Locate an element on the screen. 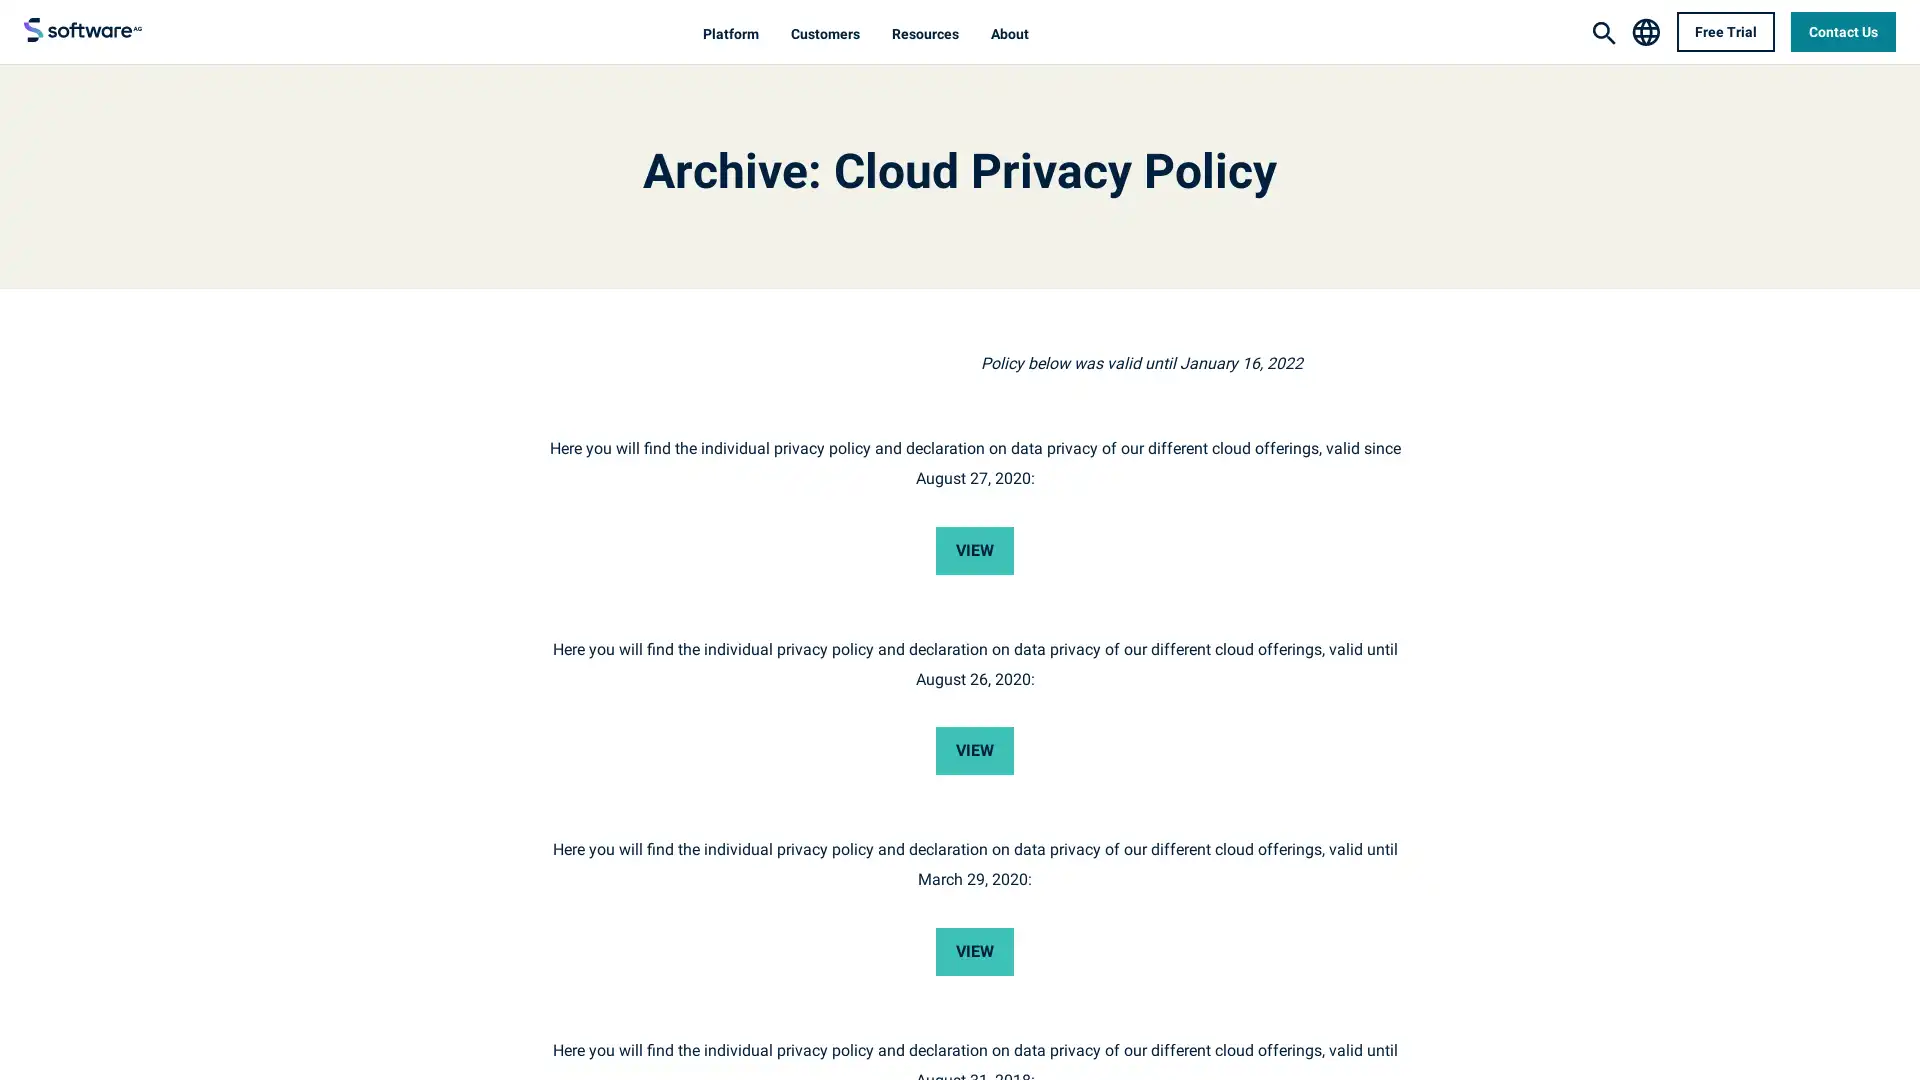 The height and width of the screenshot is (1080, 1920). Search is located at coordinates (1603, 33).